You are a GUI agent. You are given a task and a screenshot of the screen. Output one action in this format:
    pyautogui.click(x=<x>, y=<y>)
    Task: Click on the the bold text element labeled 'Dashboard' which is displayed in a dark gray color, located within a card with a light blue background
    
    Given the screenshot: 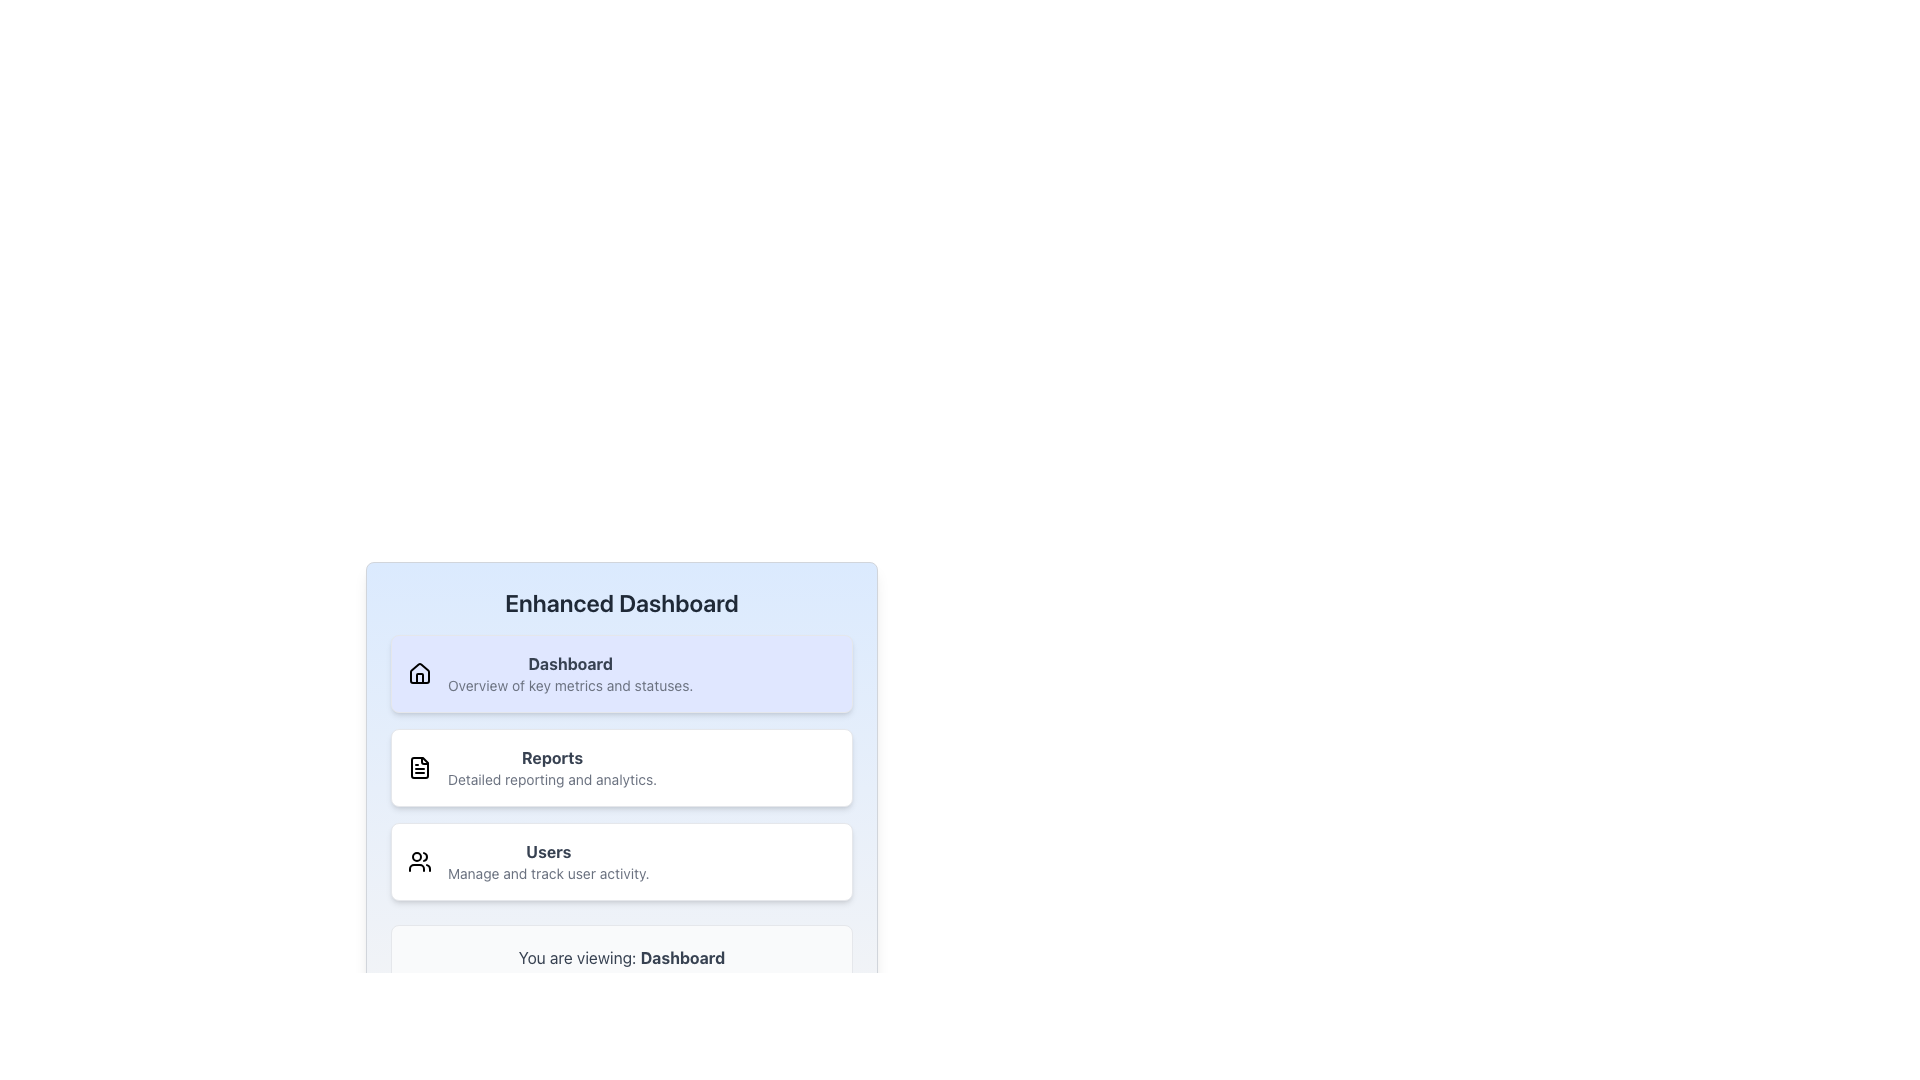 What is the action you would take?
    pyautogui.click(x=569, y=663)
    